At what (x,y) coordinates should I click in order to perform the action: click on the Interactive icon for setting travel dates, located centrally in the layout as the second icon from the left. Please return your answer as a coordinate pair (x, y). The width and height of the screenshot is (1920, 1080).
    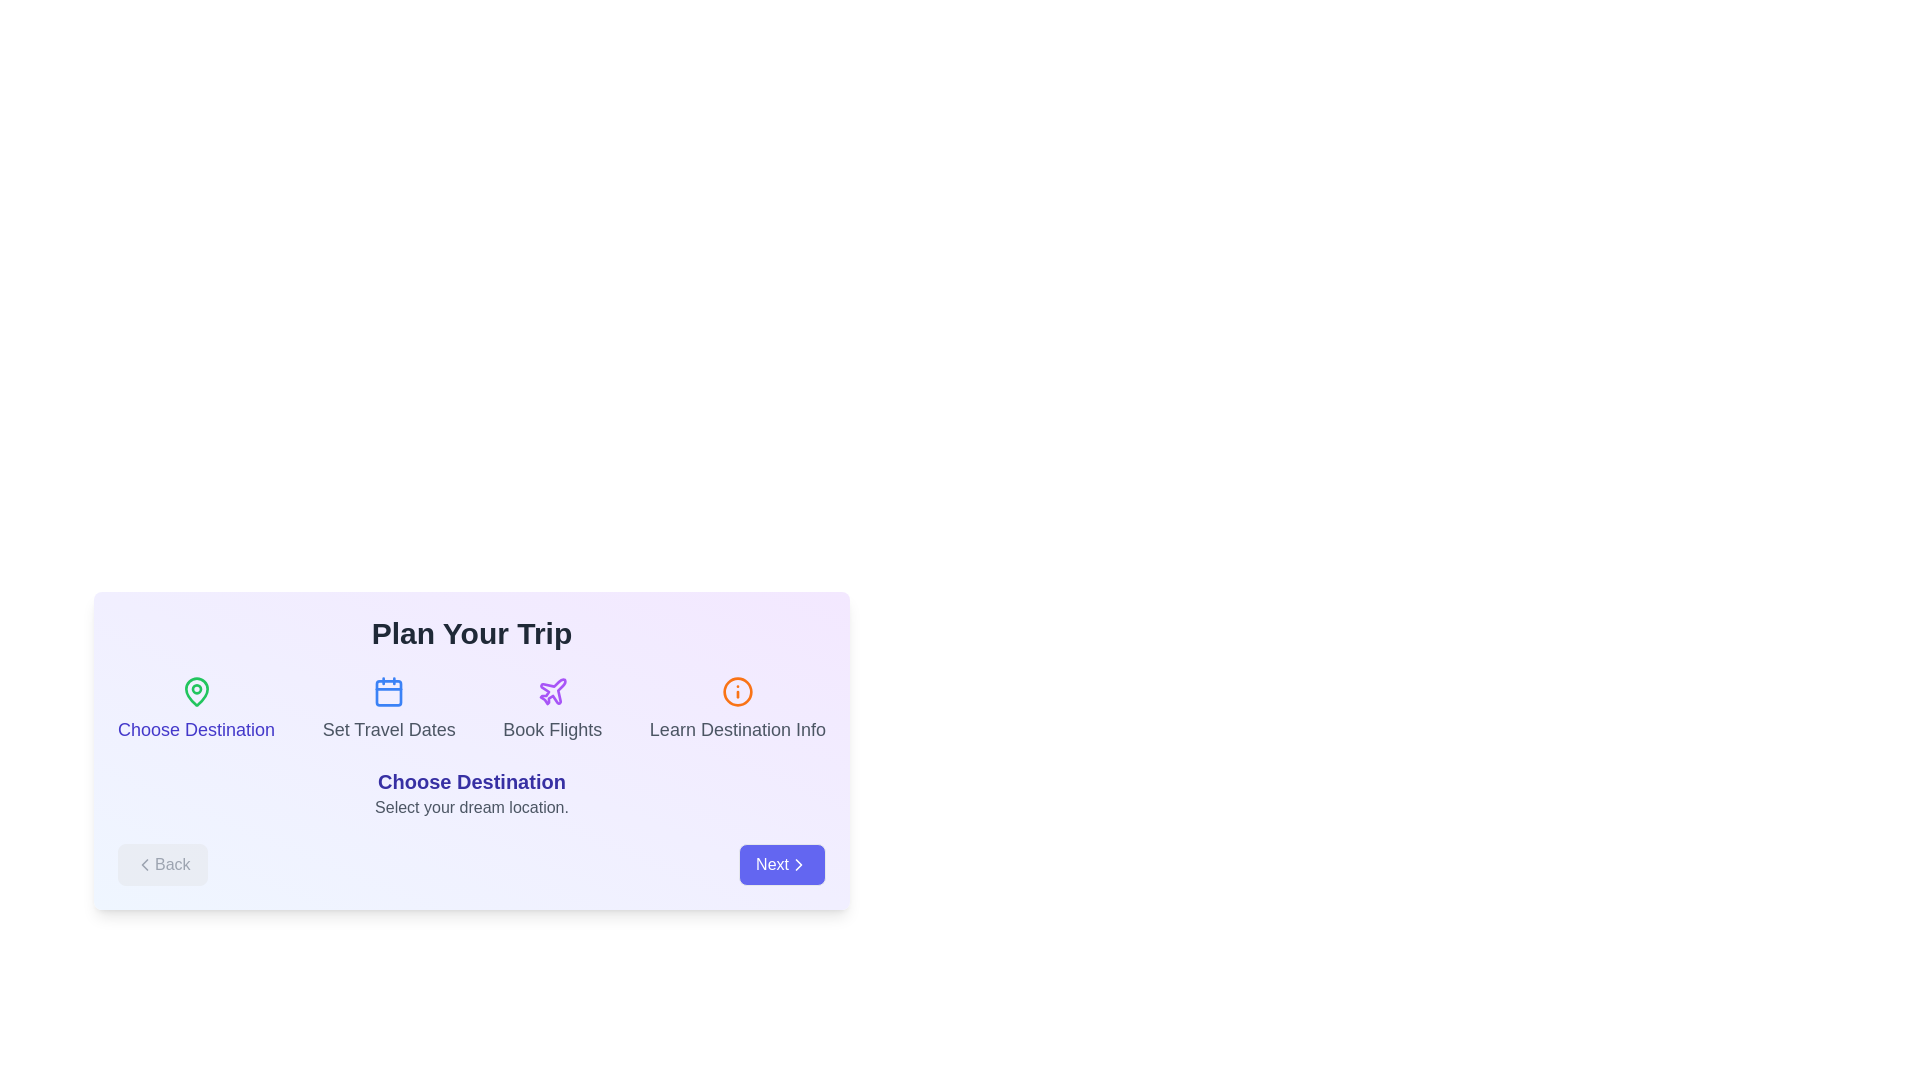
    Looking at the image, I should click on (389, 708).